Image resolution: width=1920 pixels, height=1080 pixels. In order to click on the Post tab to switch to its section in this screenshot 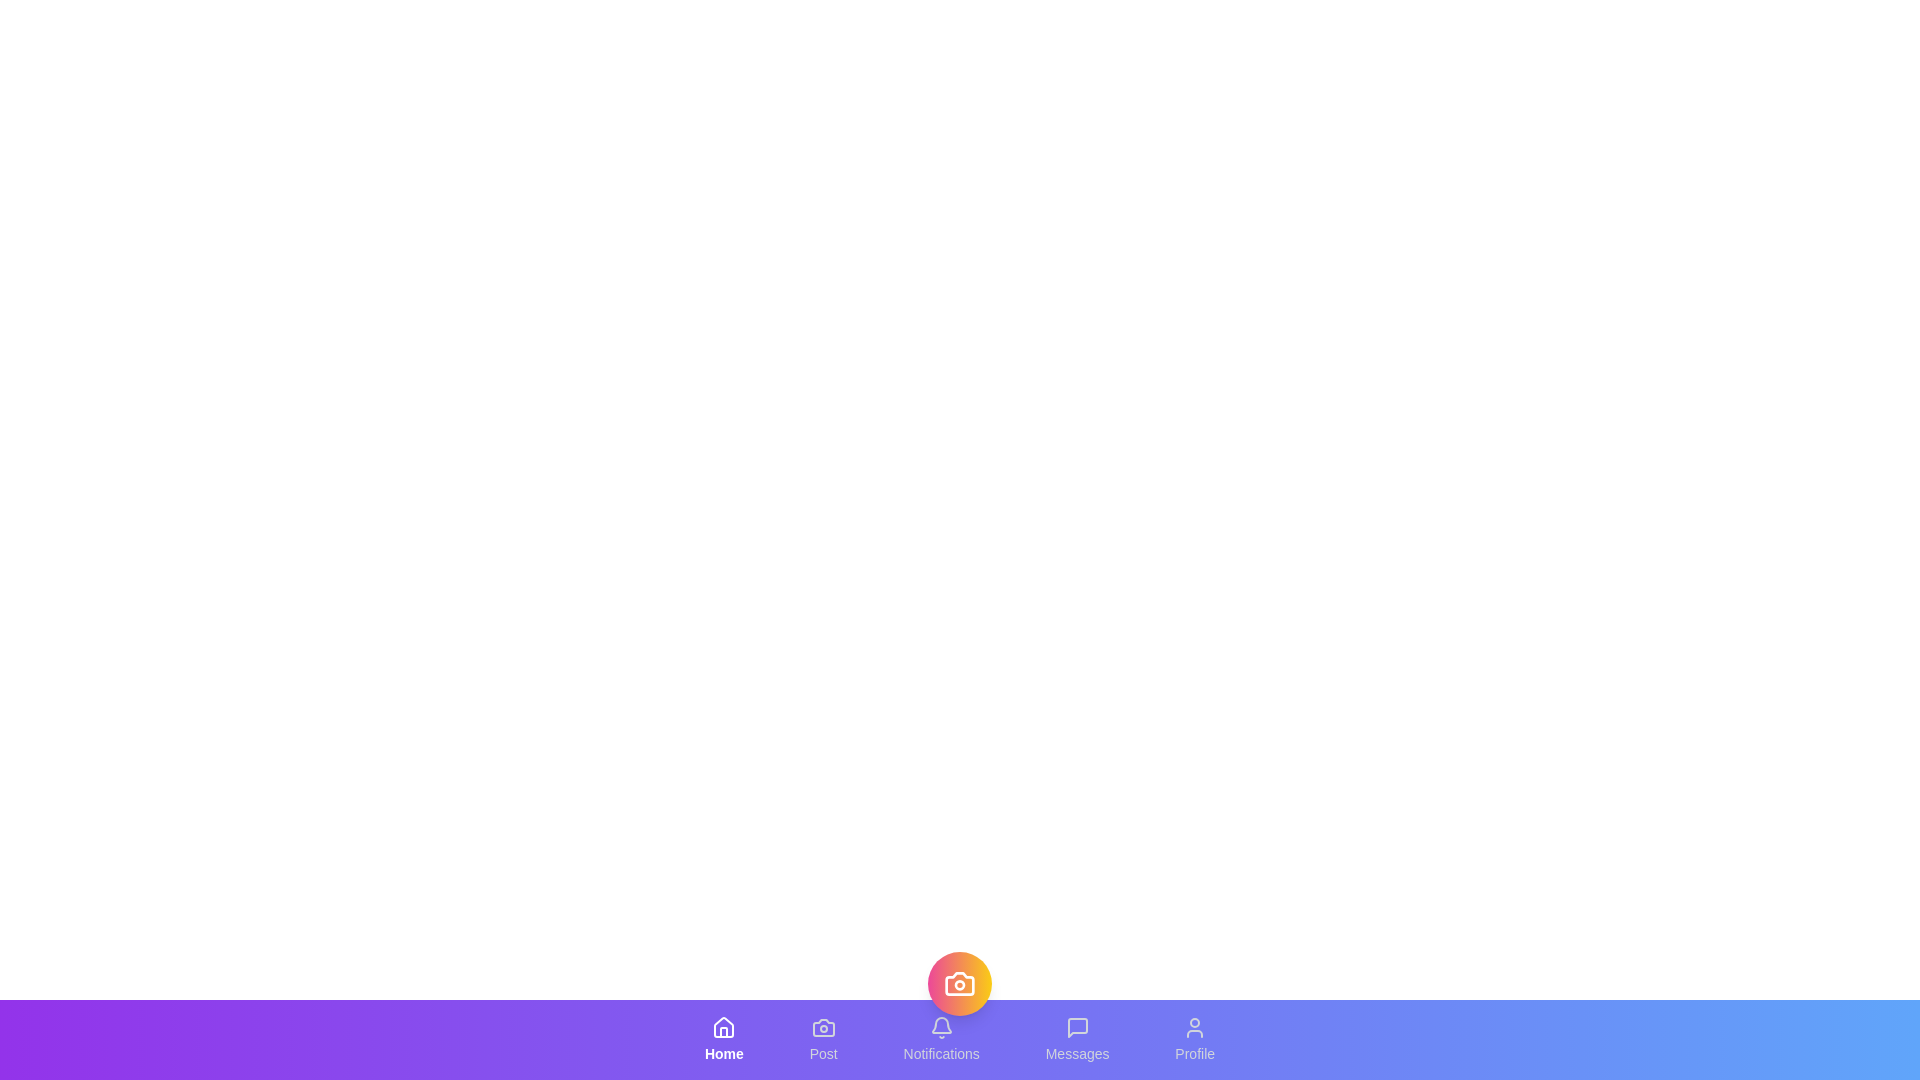, I will do `click(823, 1039)`.